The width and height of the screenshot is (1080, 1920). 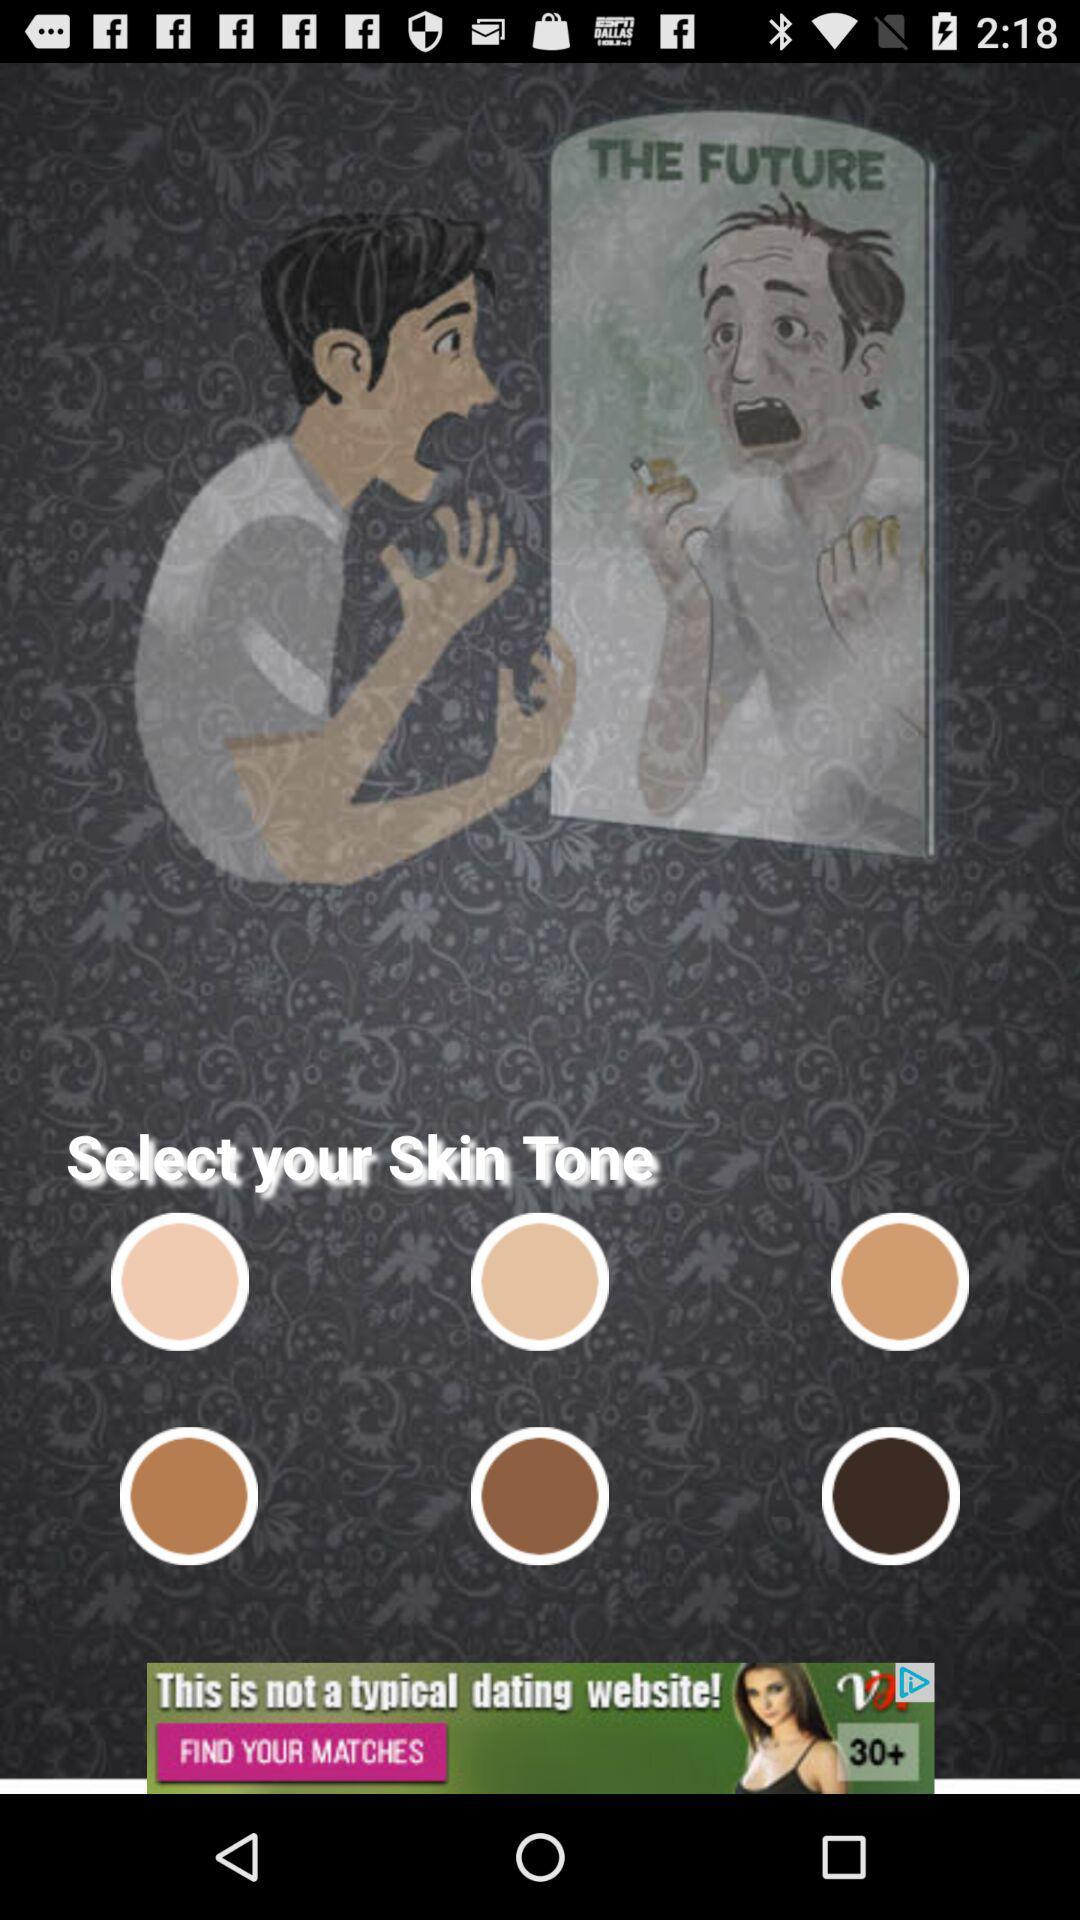 What do you see at coordinates (898, 1281) in the screenshot?
I see `choose this` at bounding box center [898, 1281].